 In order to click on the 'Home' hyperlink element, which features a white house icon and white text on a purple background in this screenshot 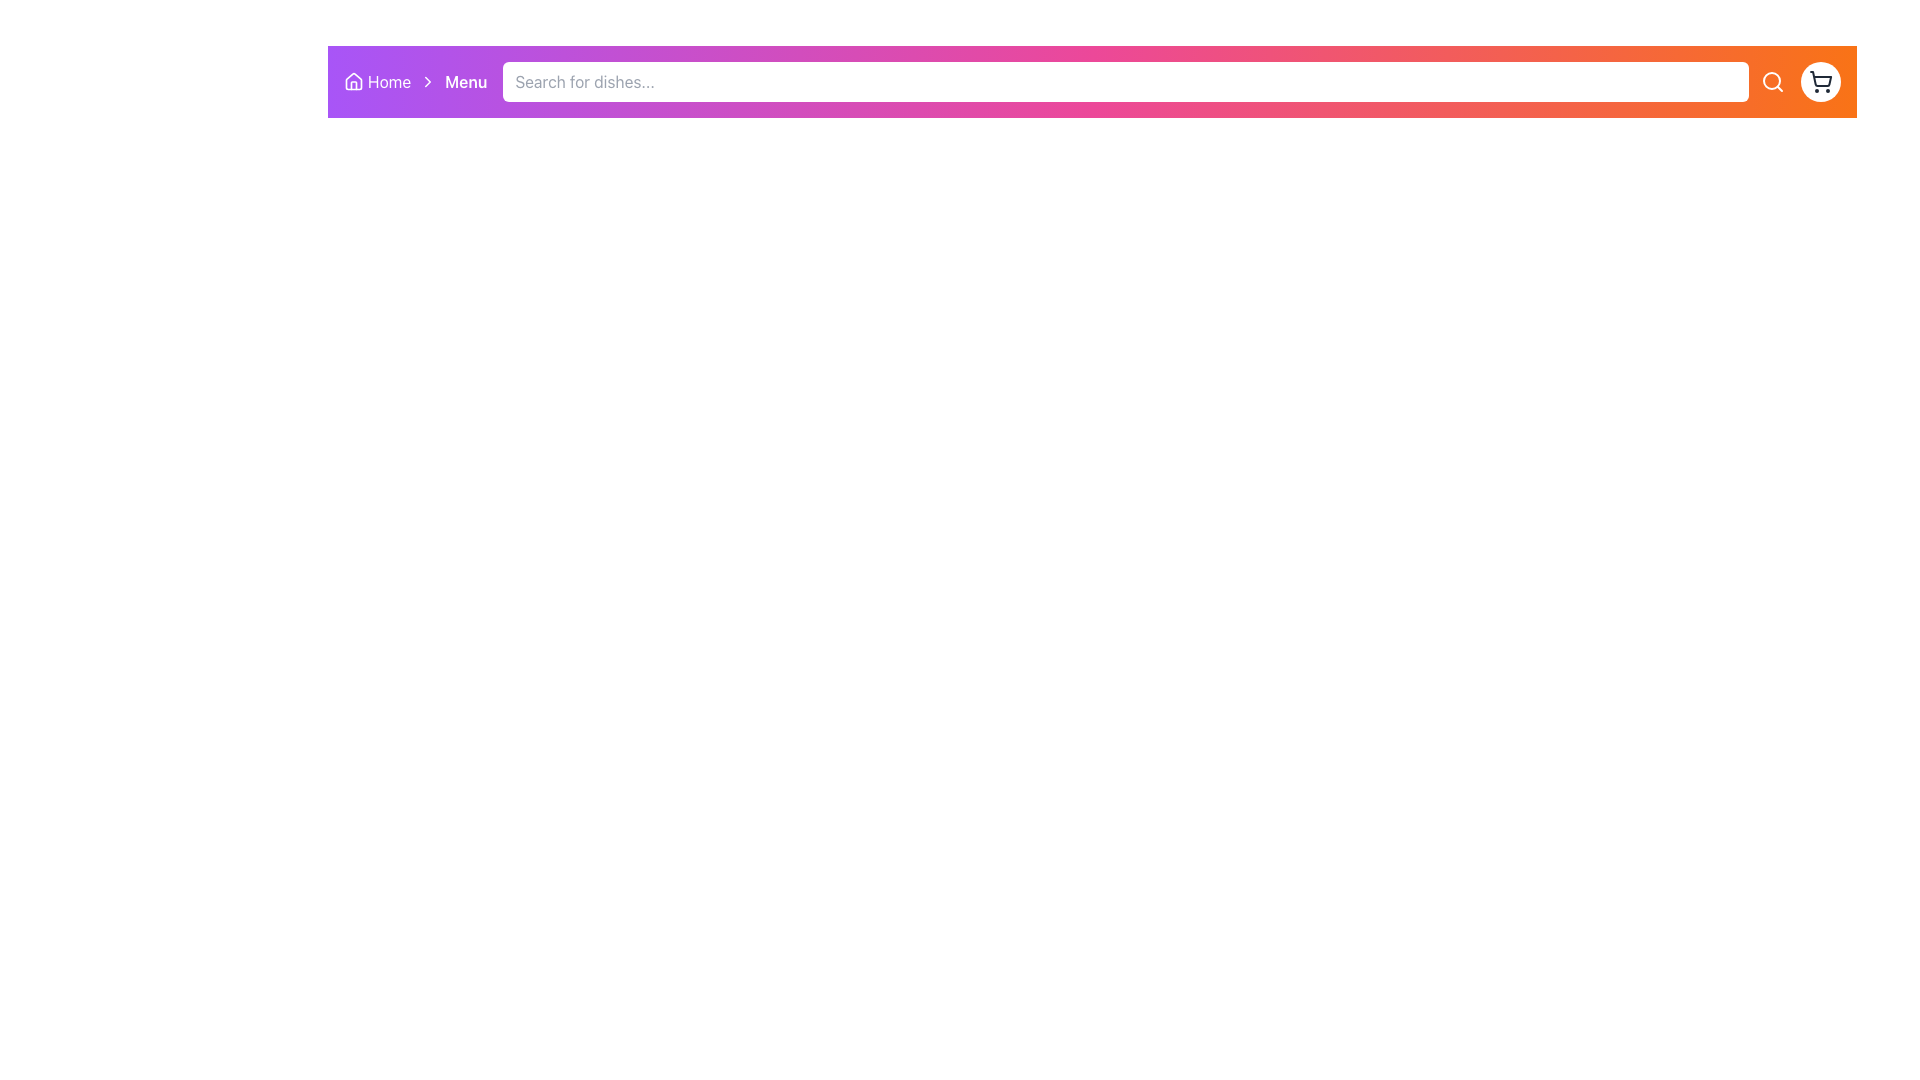, I will do `click(377, 80)`.